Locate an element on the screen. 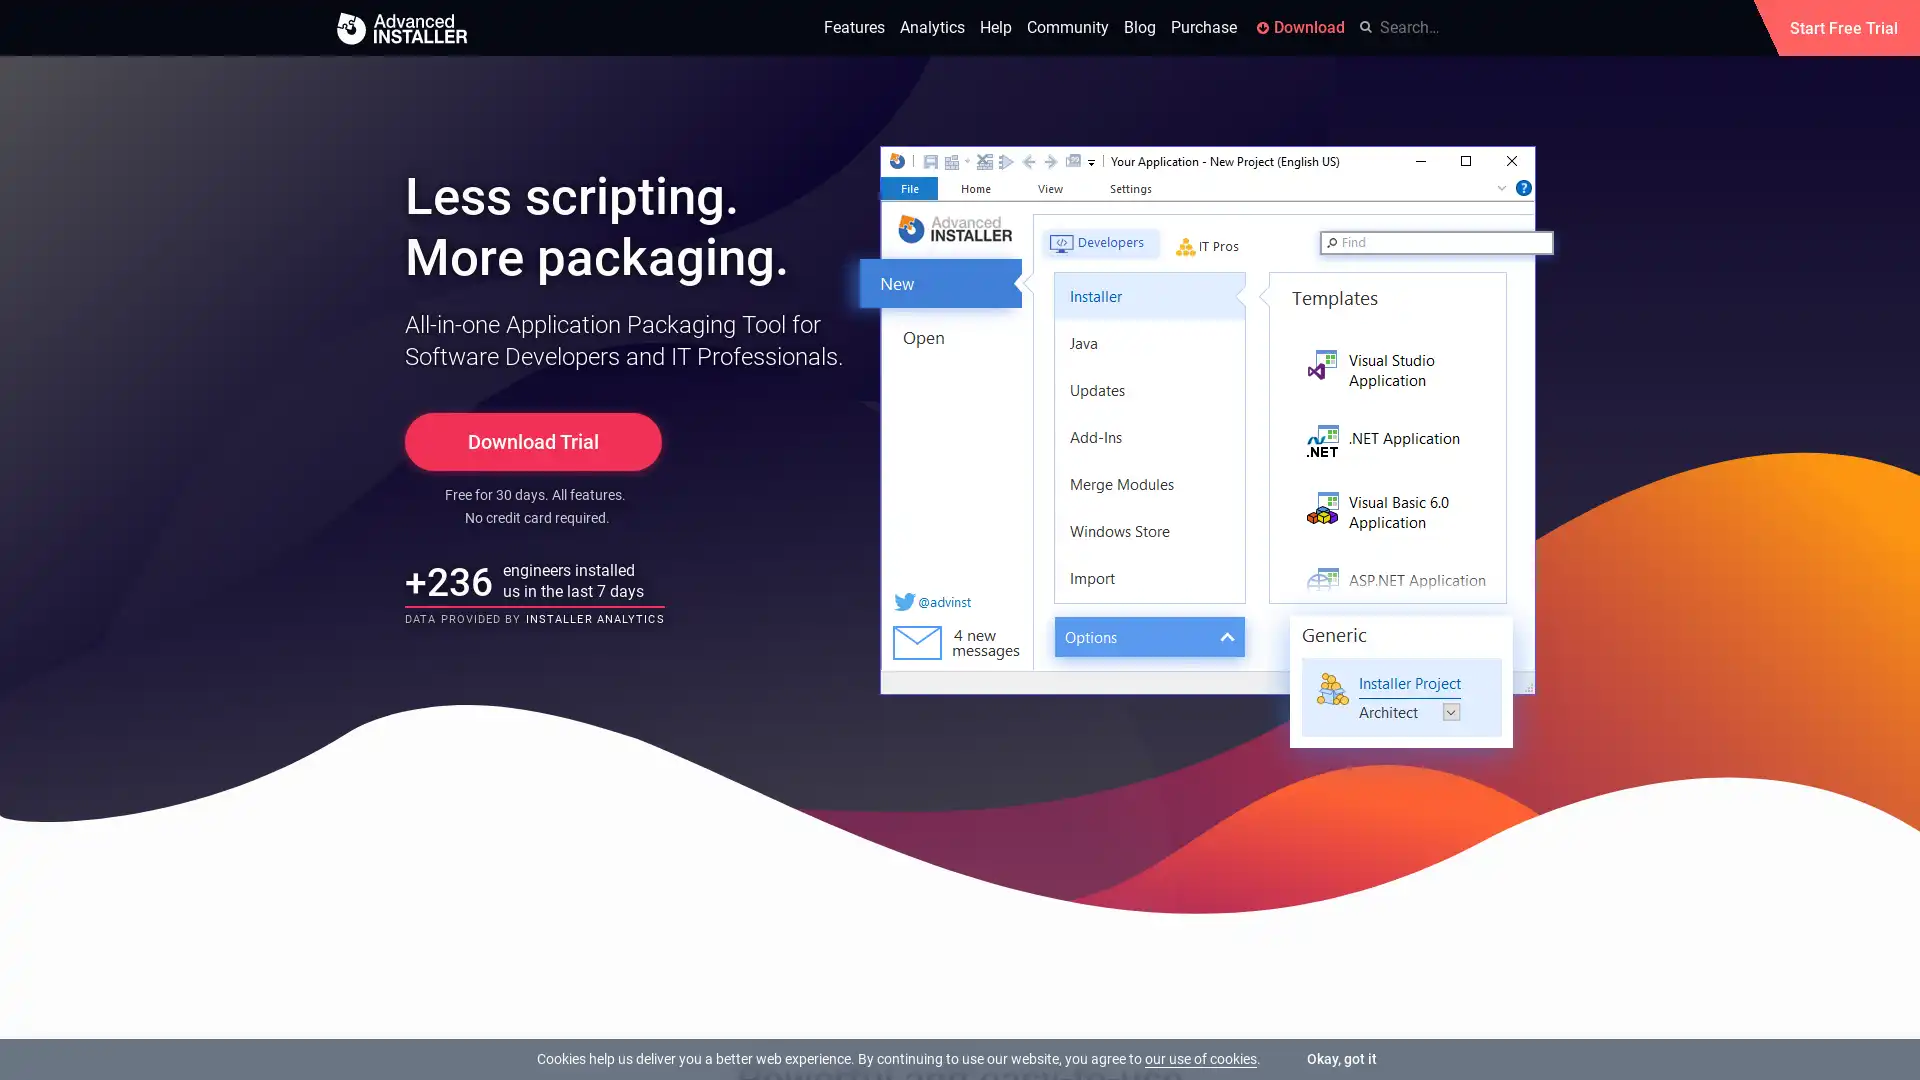  Okay, got it is located at coordinates (1342, 1058).